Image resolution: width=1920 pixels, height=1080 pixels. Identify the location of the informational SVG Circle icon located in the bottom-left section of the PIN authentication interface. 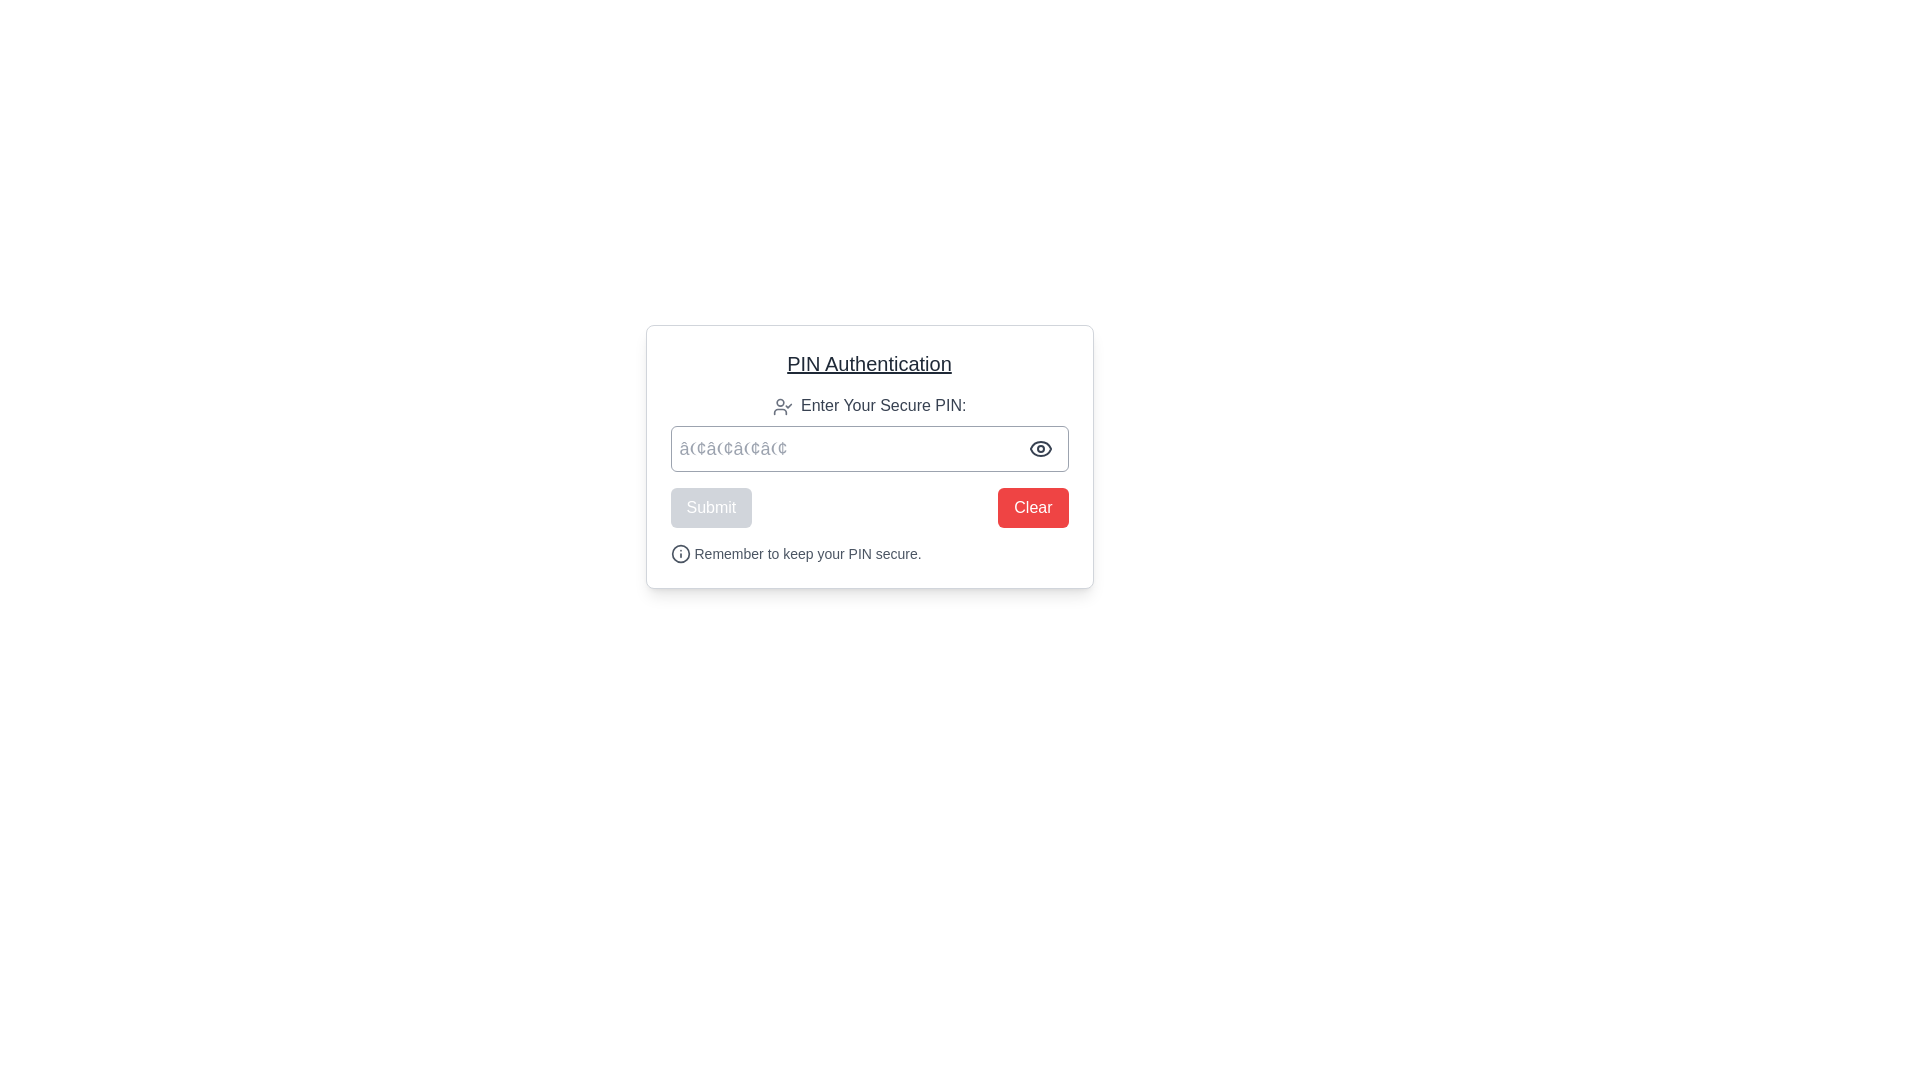
(680, 554).